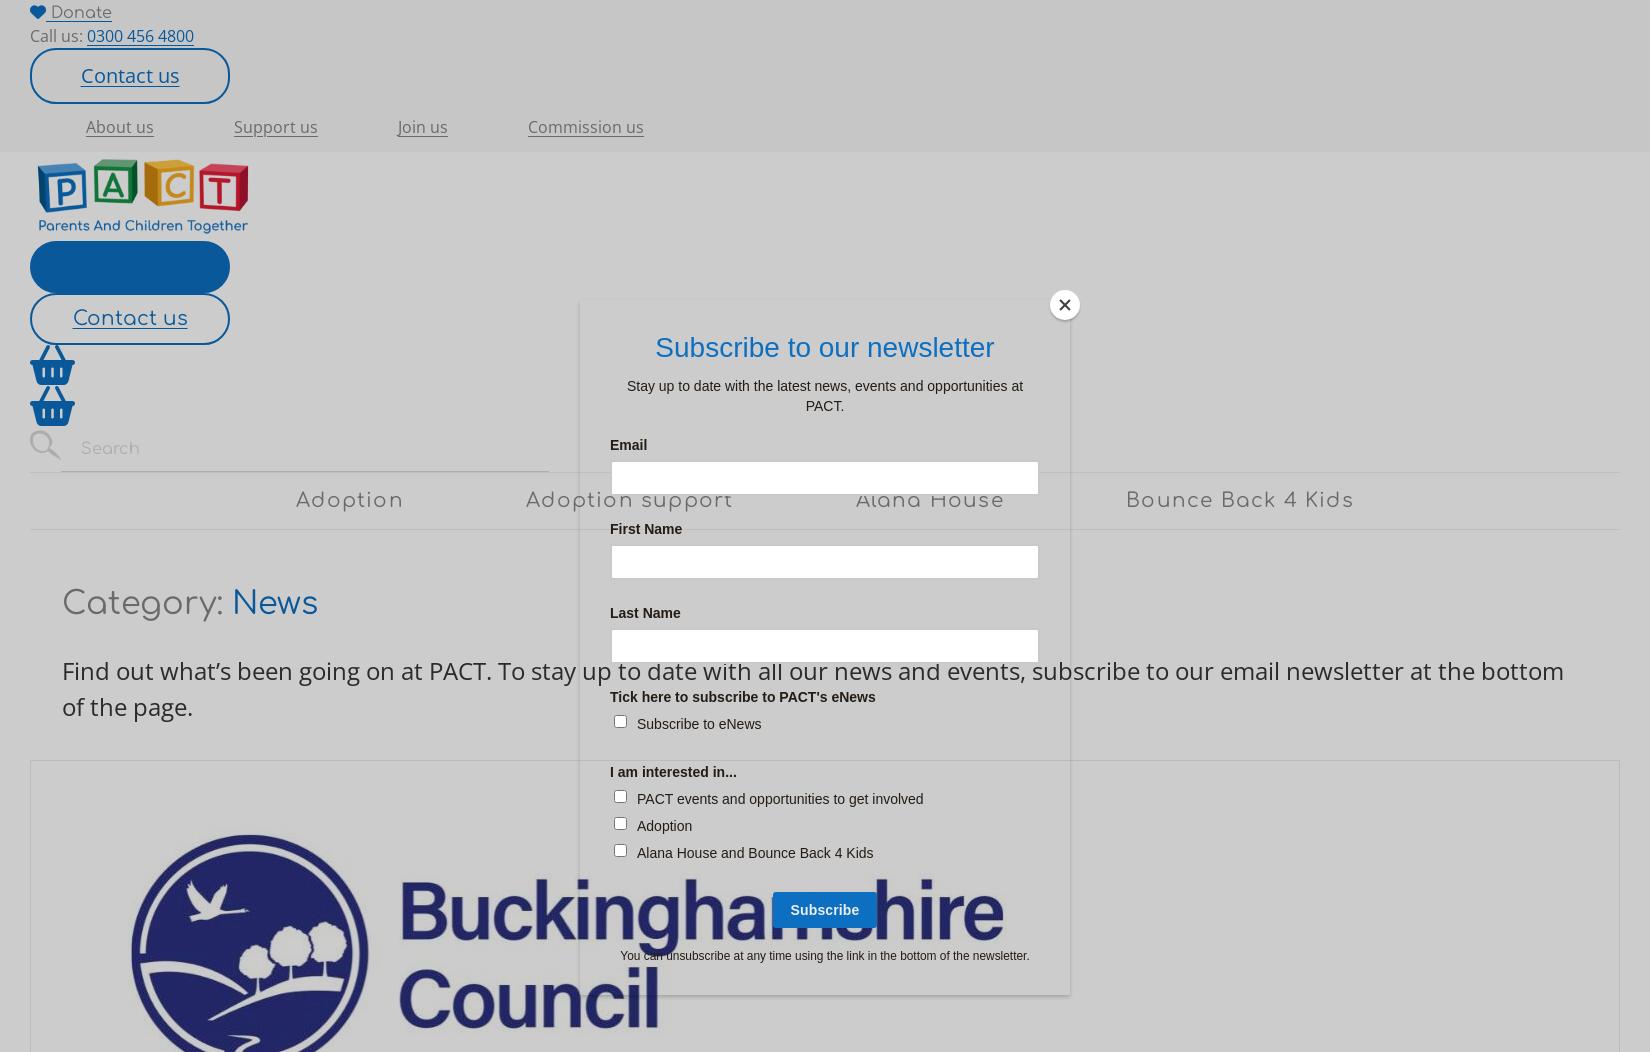 Image resolution: width=1650 pixels, height=1052 pixels. I want to click on '0300 456 4800', so click(86, 35).